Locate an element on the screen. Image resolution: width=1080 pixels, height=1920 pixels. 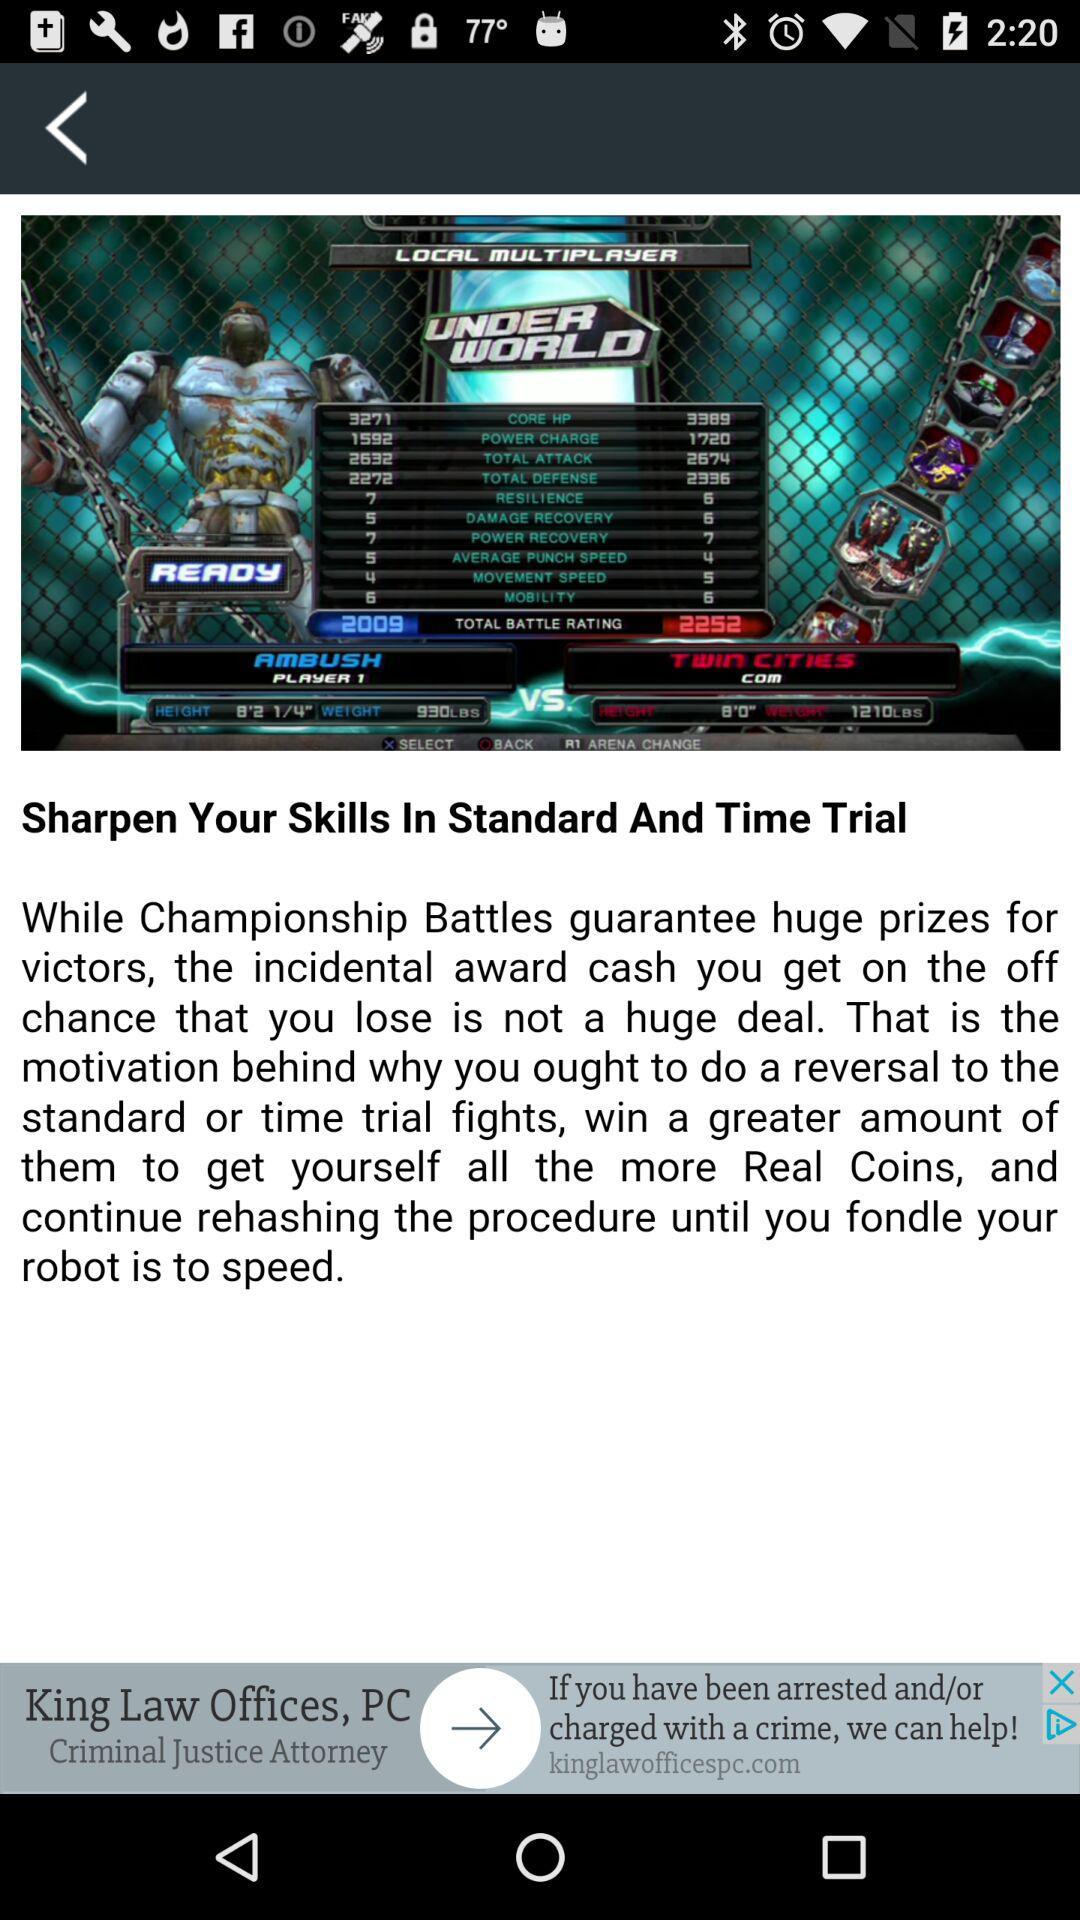
the arrow_backward icon is located at coordinates (64, 136).